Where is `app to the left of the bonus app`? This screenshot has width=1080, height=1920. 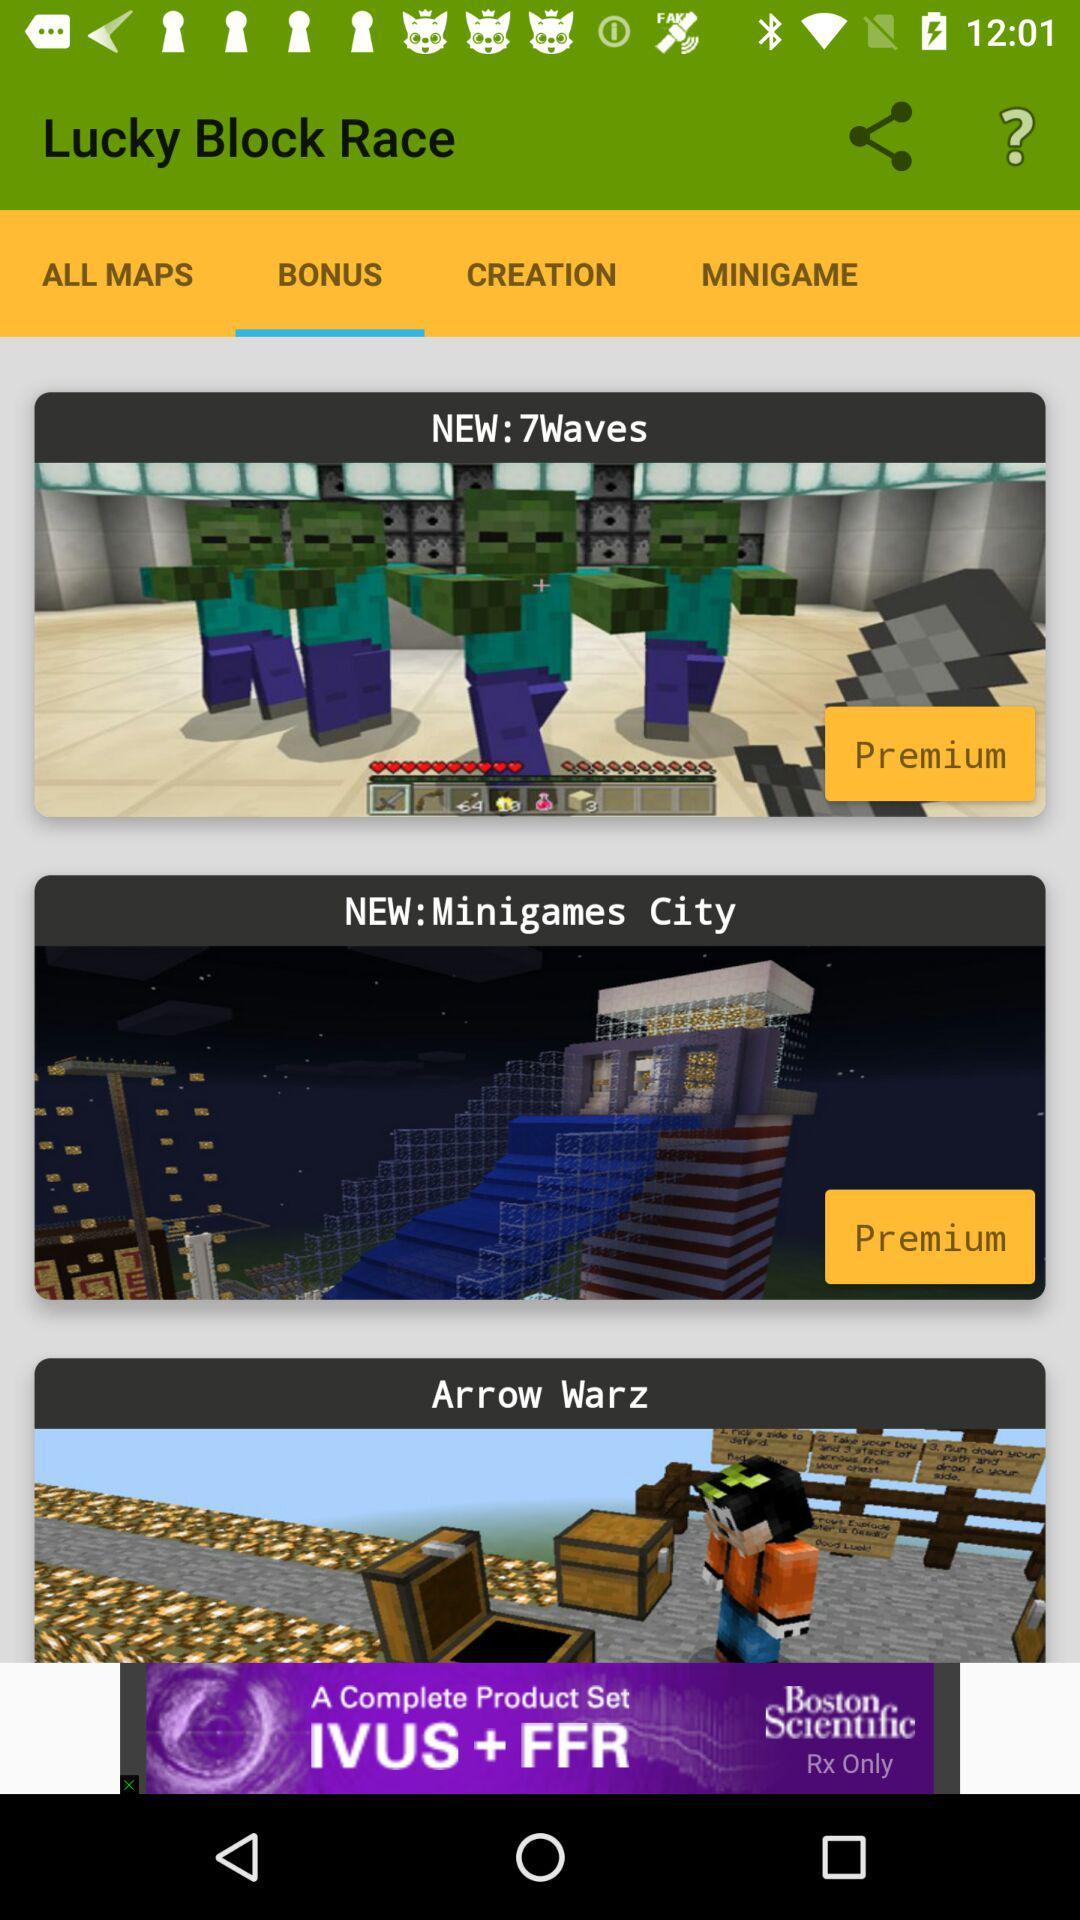 app to the left of the bonus app is located at coordinates (117, 272).